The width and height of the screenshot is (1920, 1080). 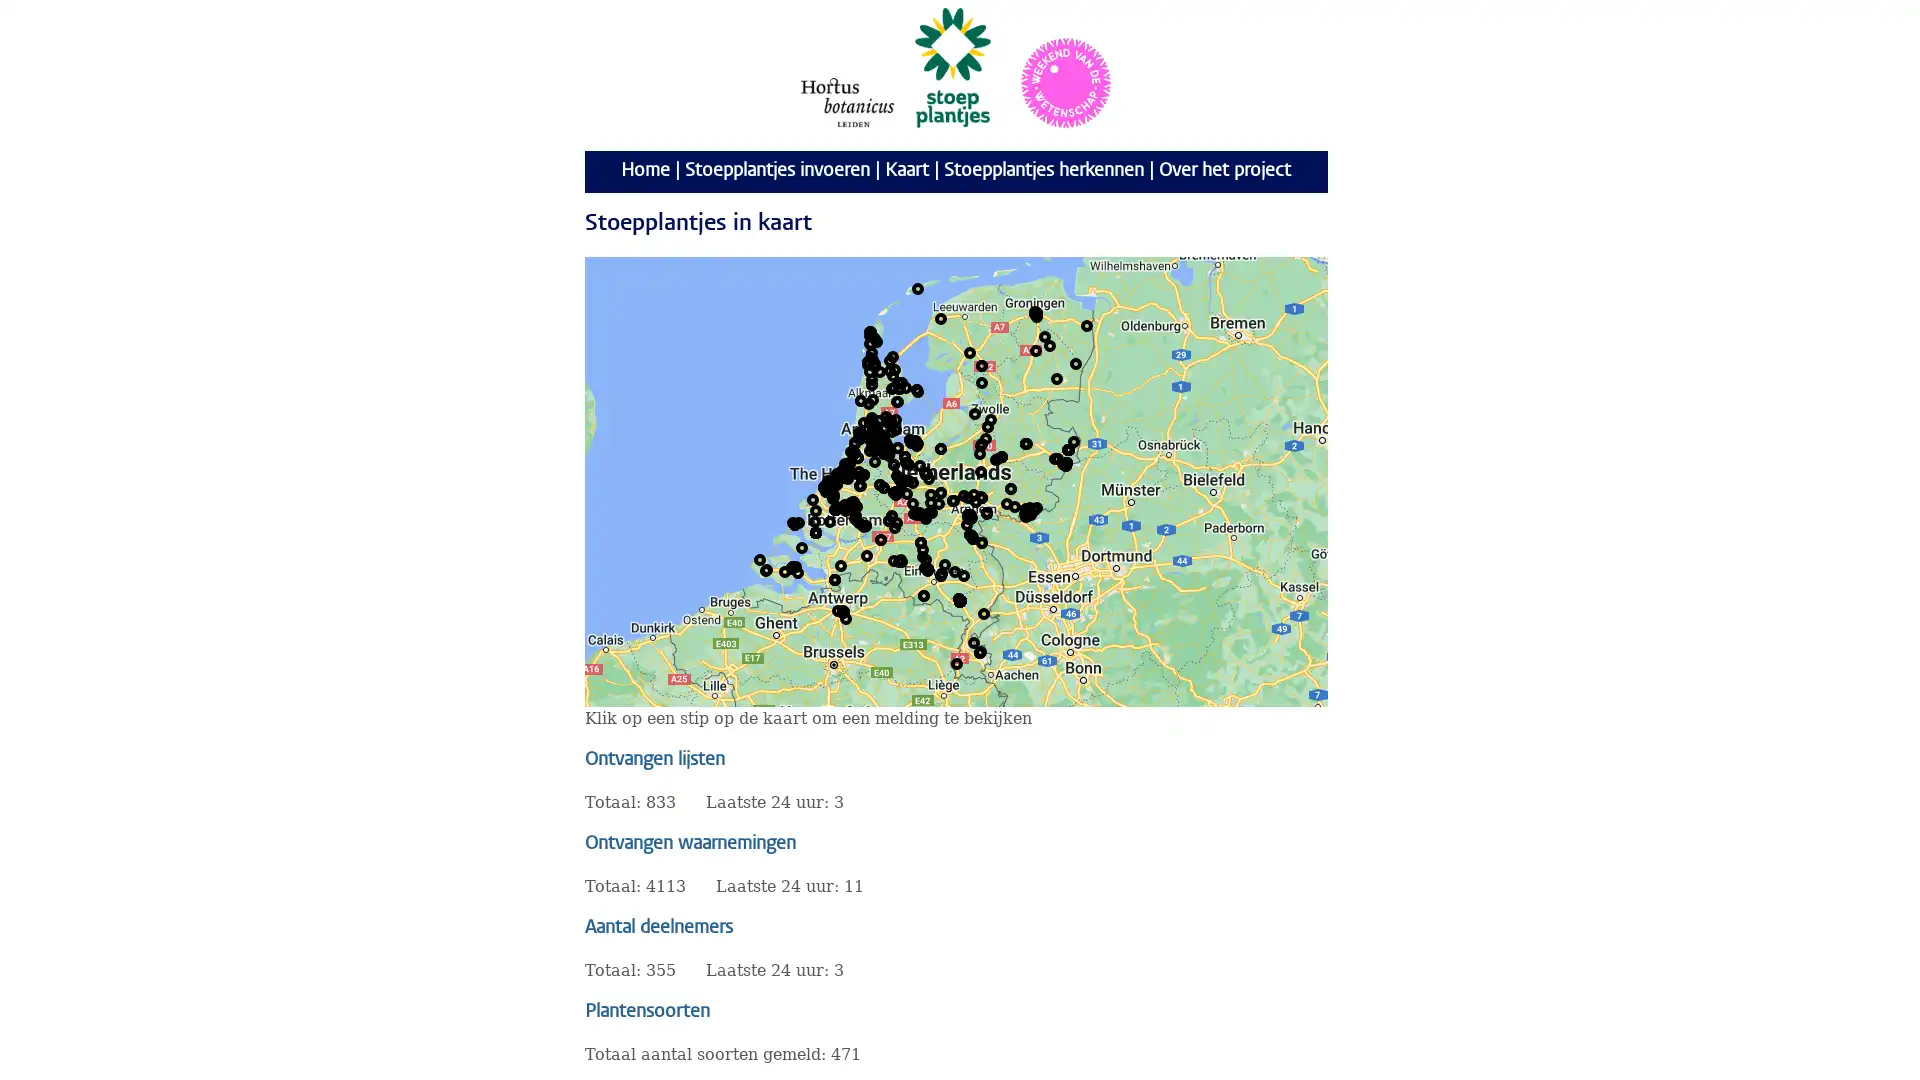 What do you see at coordinates (901, 560) in the screenshot?
I see `Telling van Milja op 16 juni 2022` at bounding box center [901, 560].